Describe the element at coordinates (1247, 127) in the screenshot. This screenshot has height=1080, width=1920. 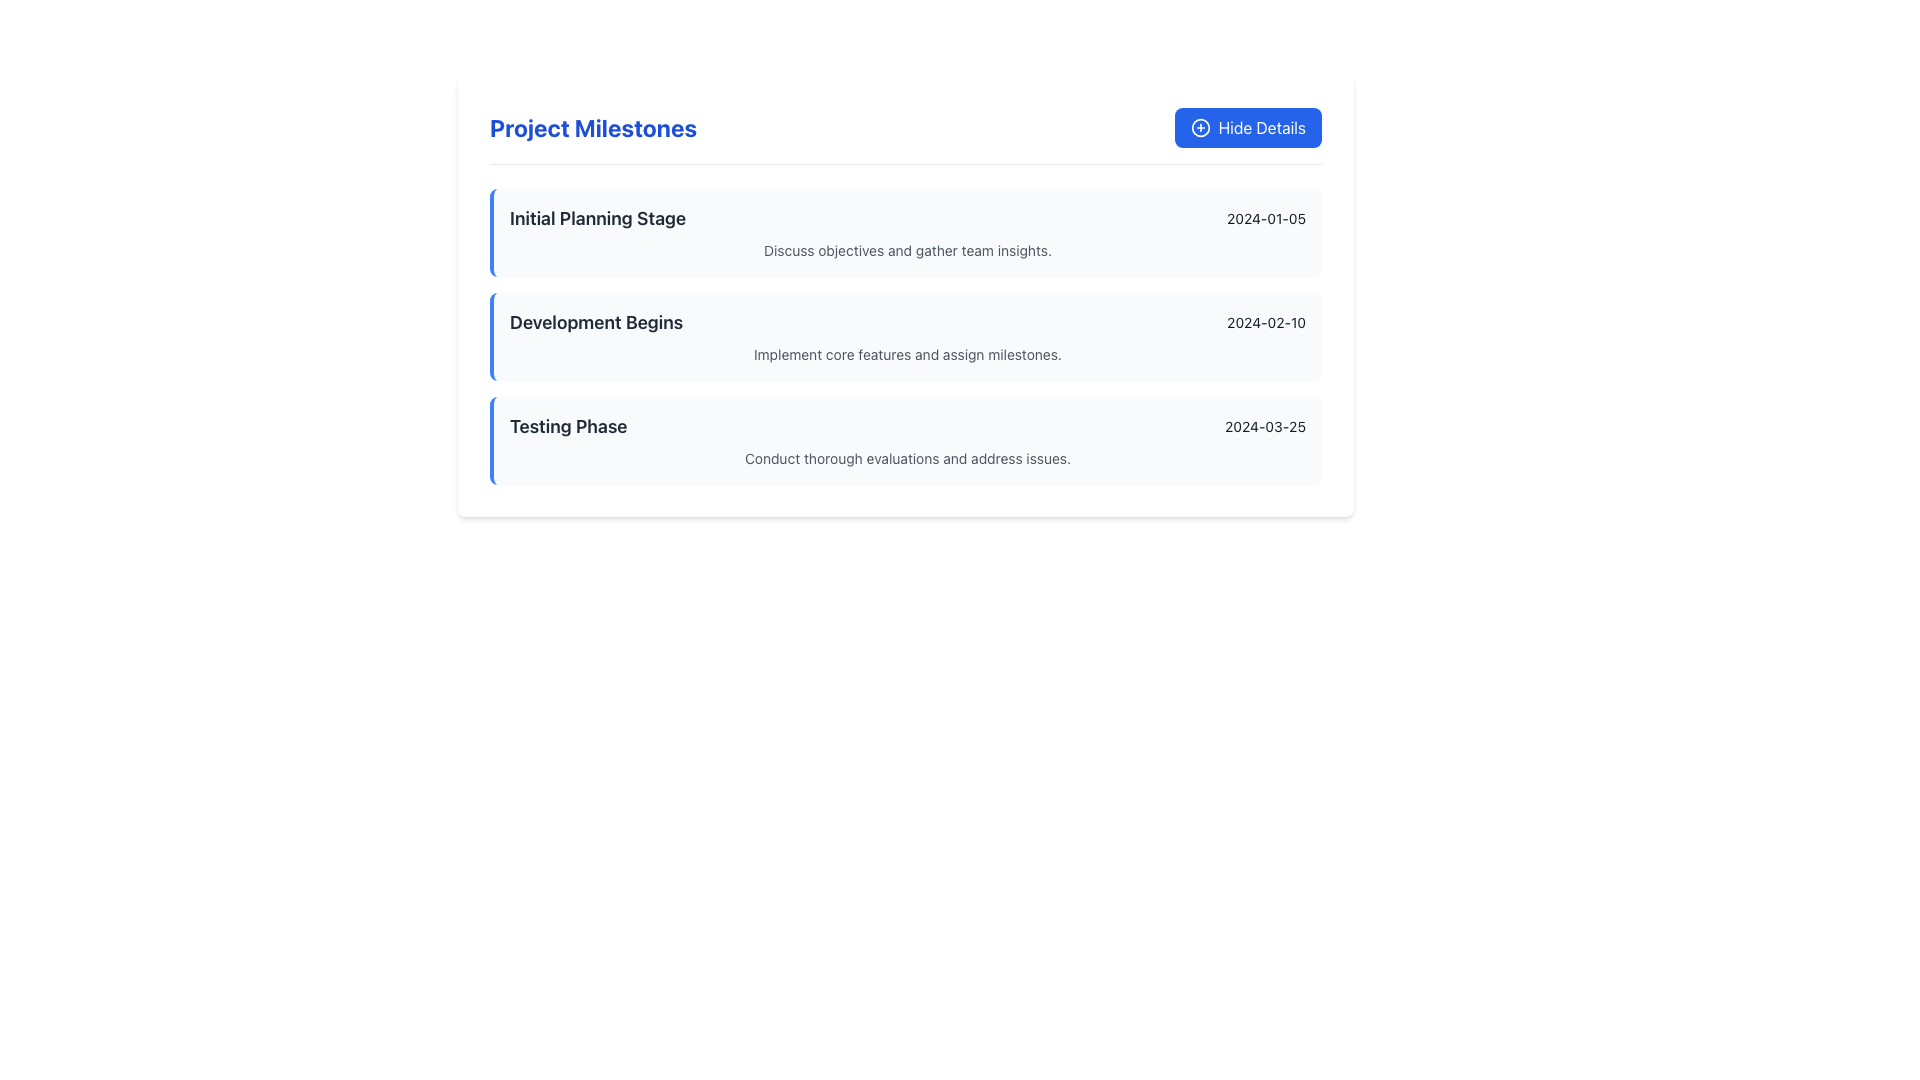
I see `the collapse button located on the far-right side of the interface, aligned with the 'Project Milestones' heading` at that location.